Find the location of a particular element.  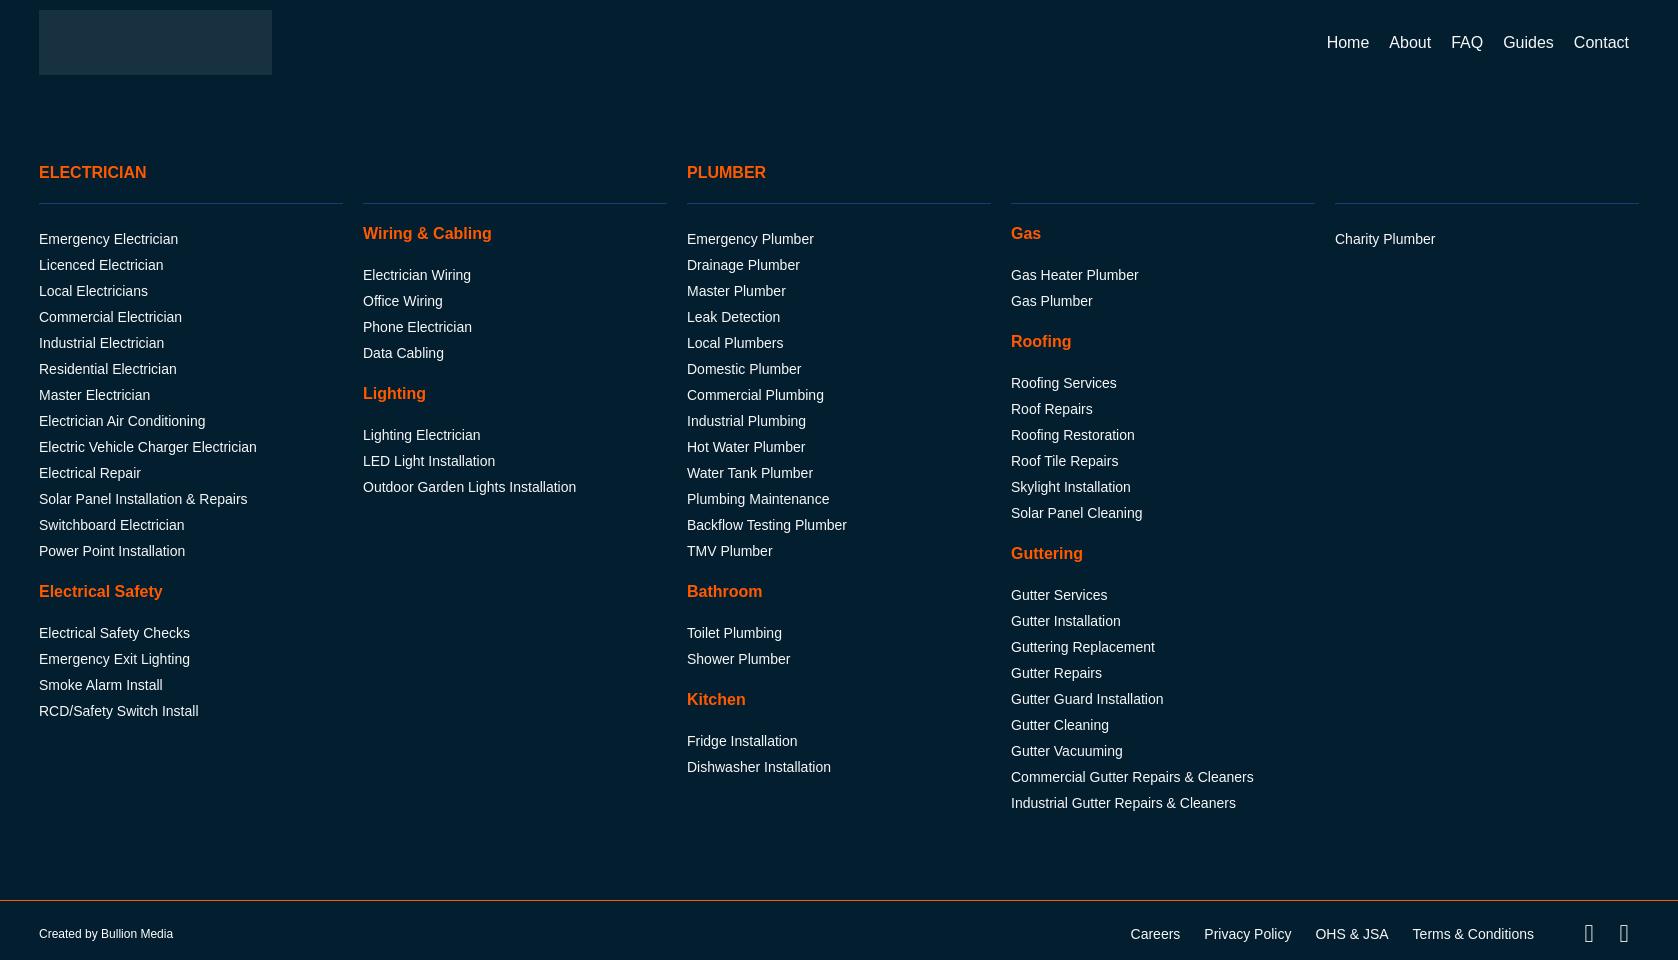

'Emergency Exit Lighting' is located at coordinates (113, 658).